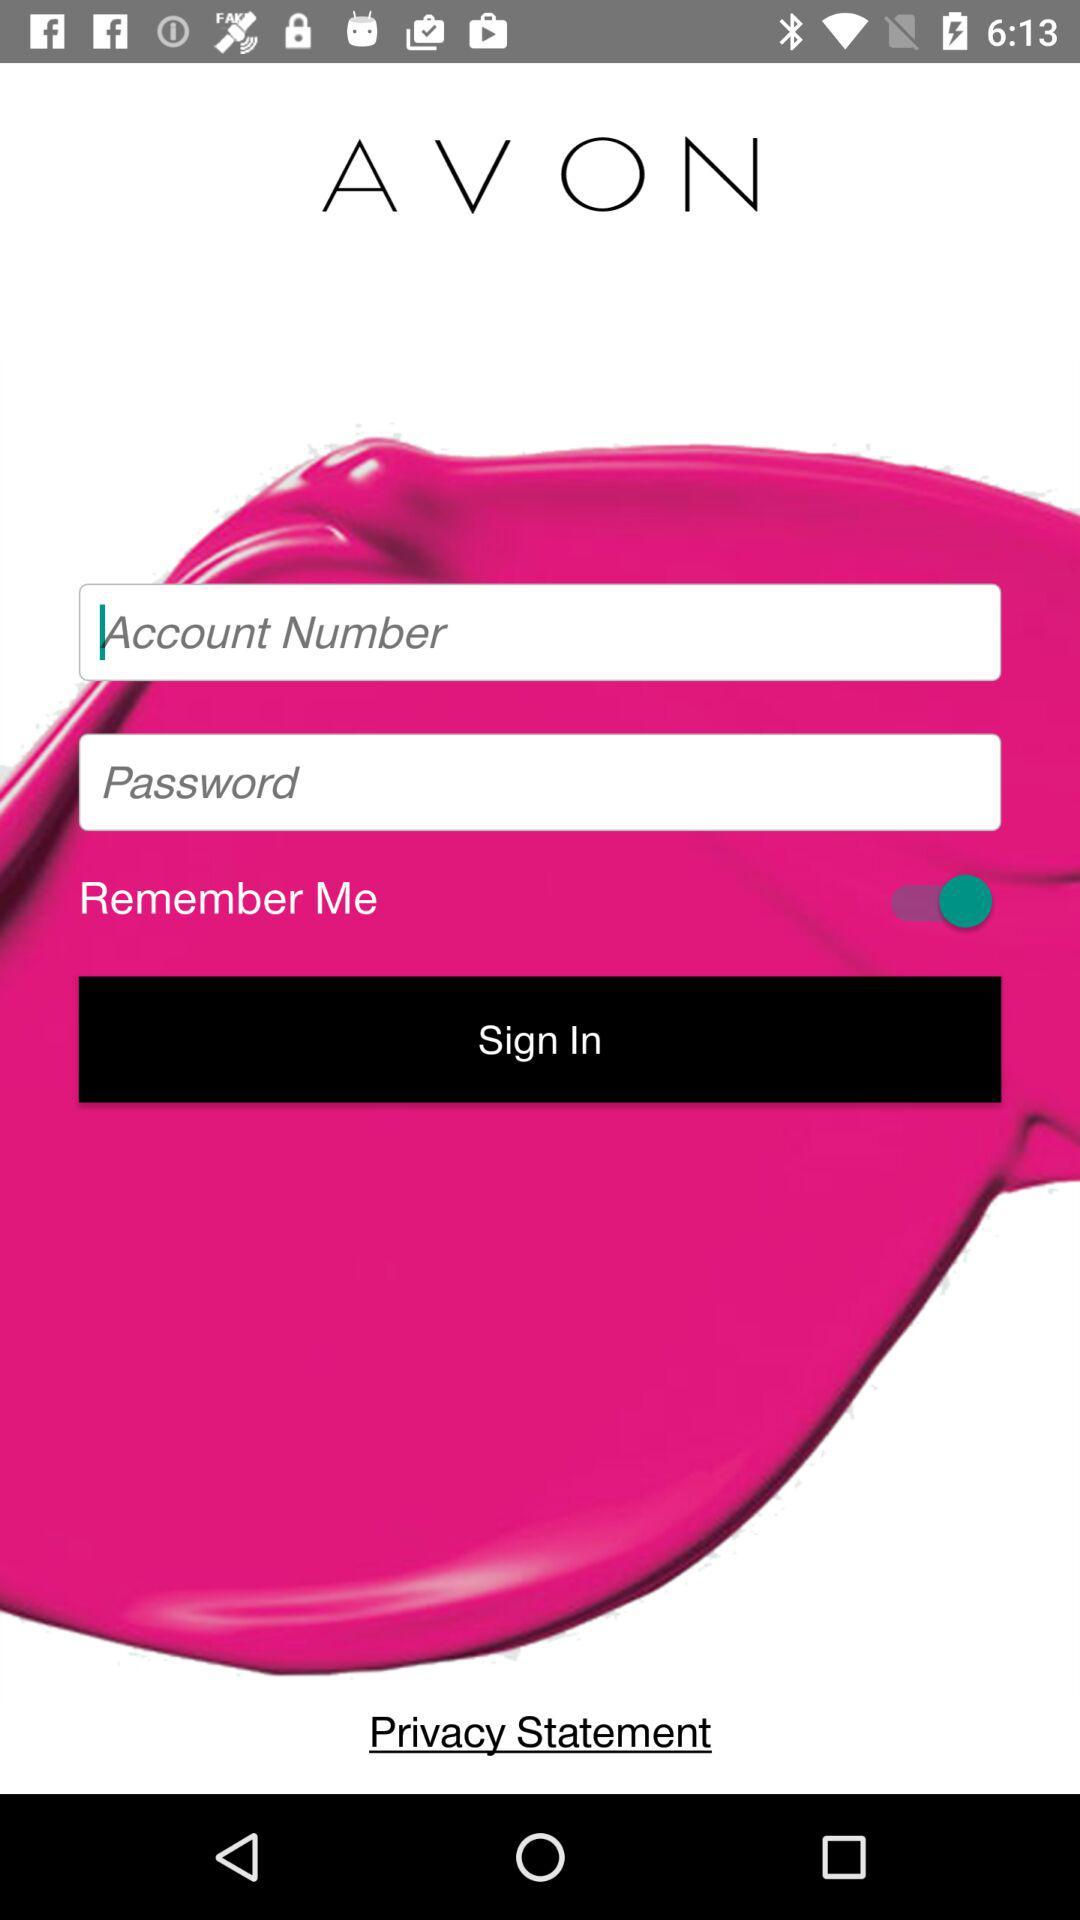 This screenshot has width=1080, height=1920. Describe the element at coordinates (938, 900) in the screenshot. I see `turn off setting` at that location.